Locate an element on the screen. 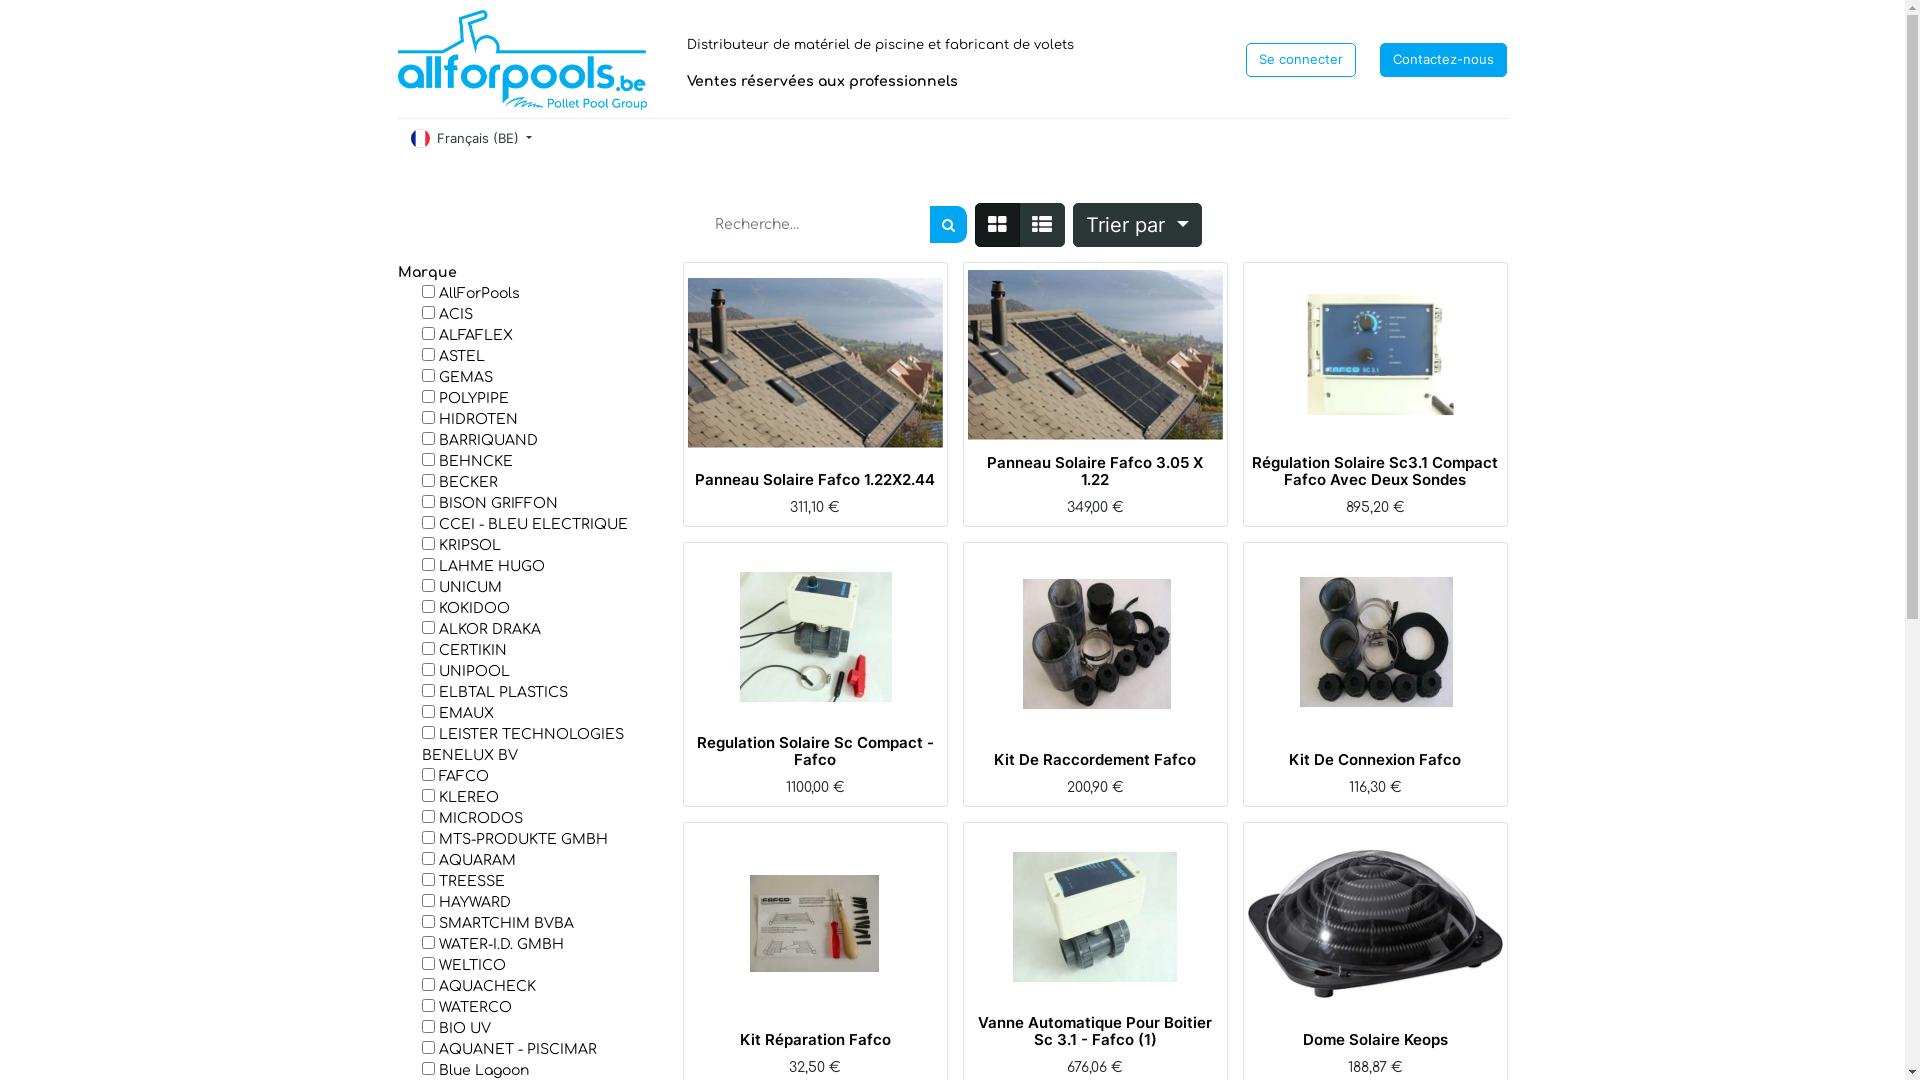 Image resolution: width=1920 pixels, height=1080 pixels. 'Liste' is located at coordinates (1040, 224).